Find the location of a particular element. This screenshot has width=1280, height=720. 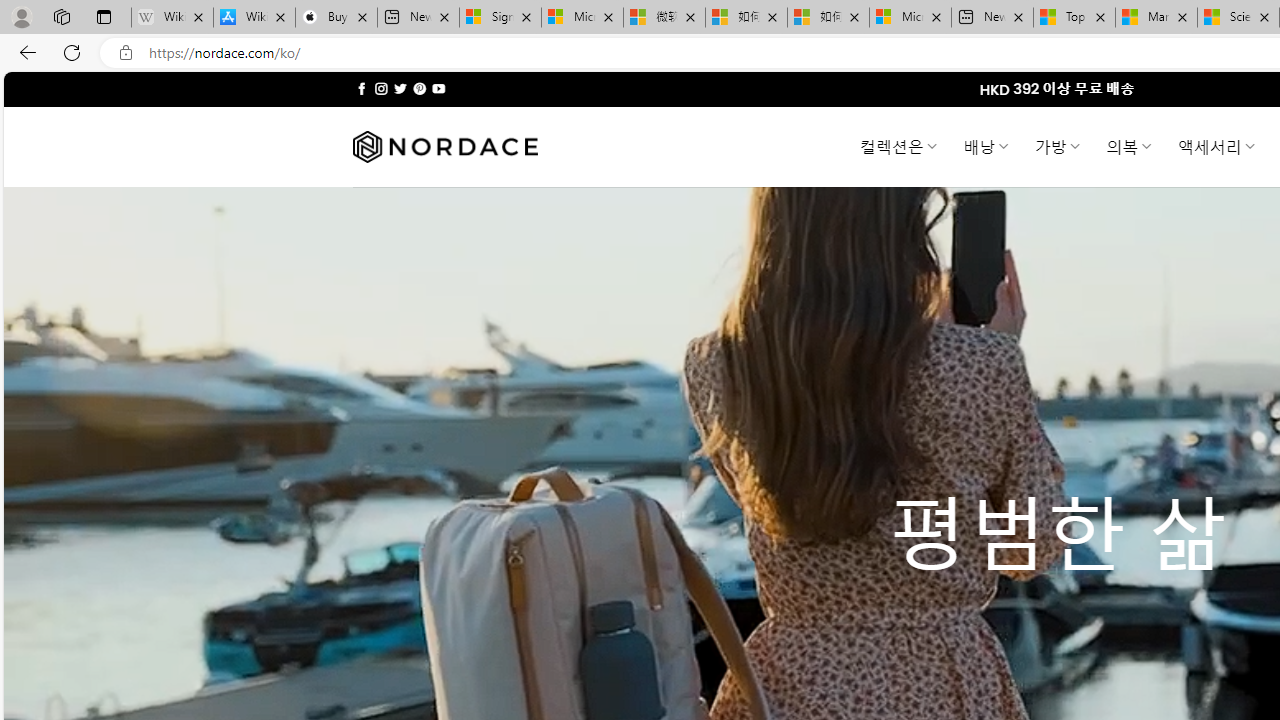

'Follow on YouTube' is located at coordinates (438, 88).